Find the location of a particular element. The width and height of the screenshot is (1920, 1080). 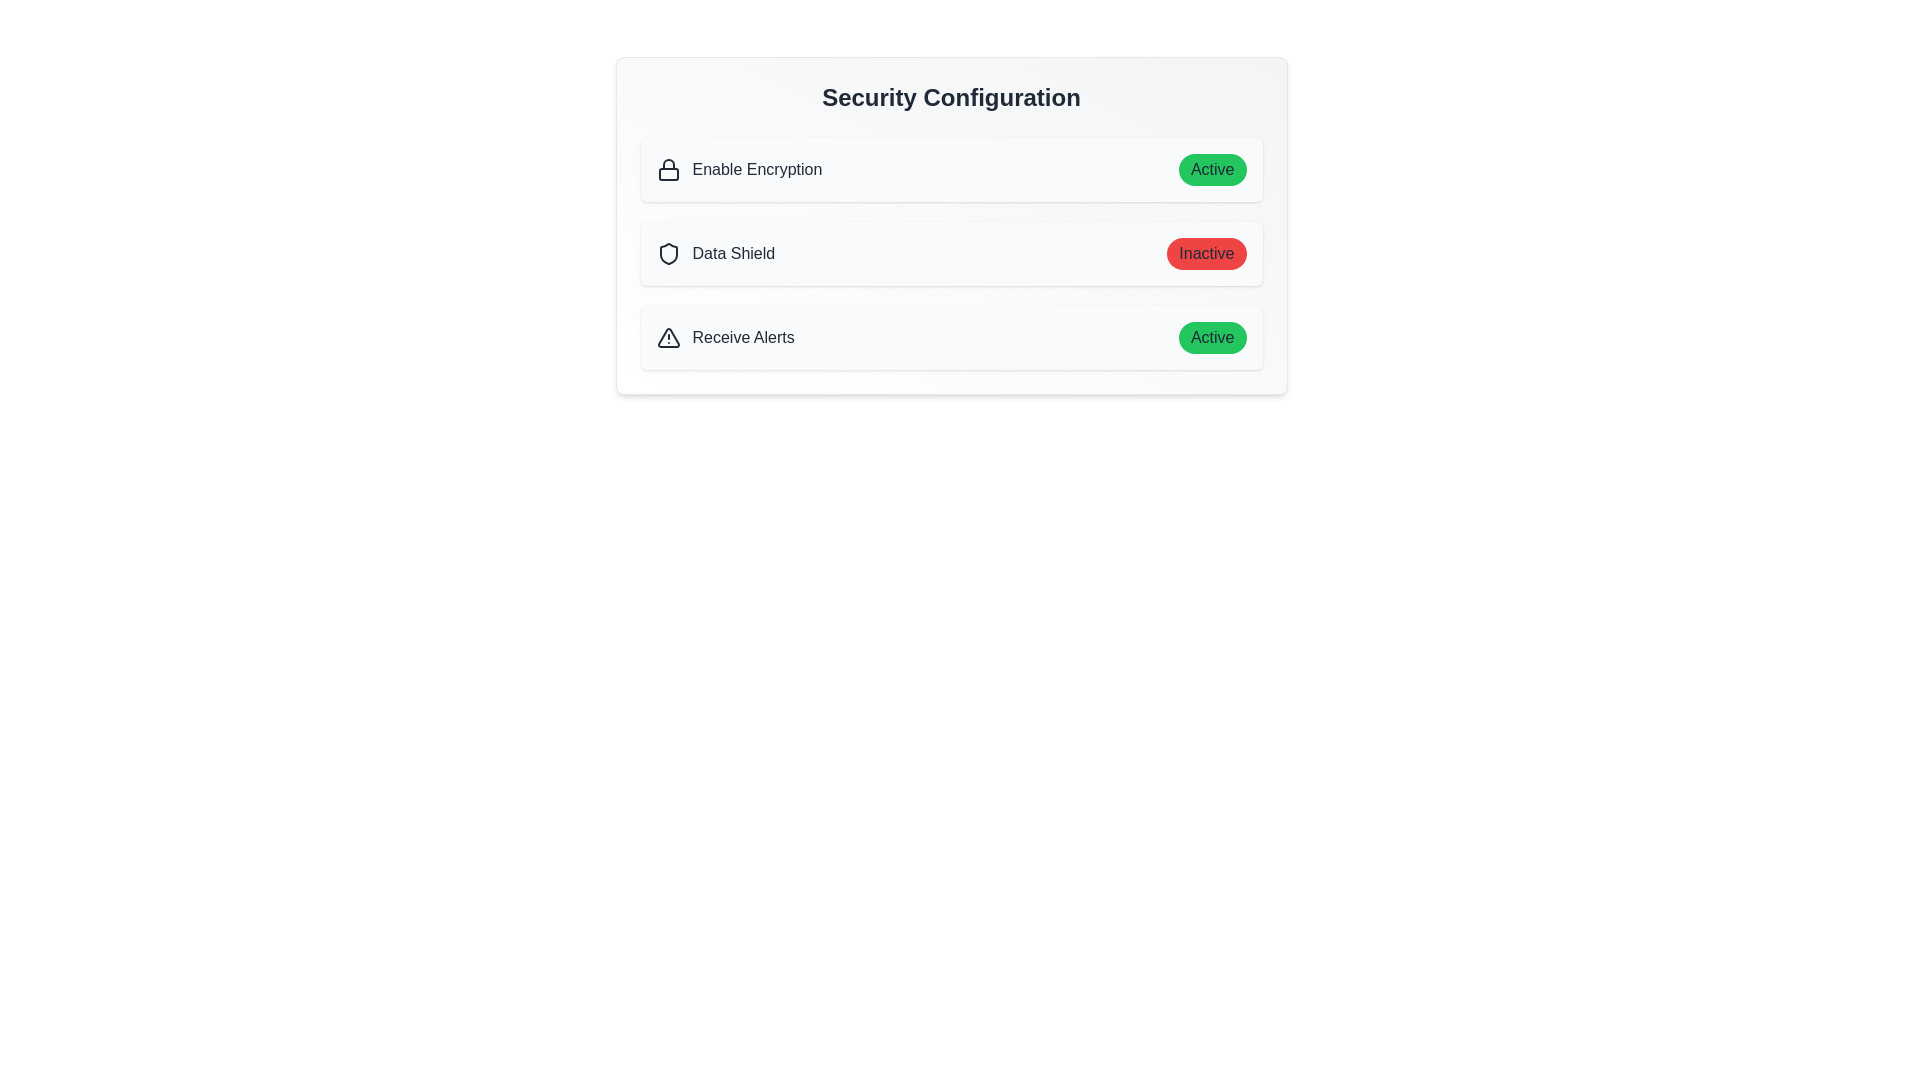

the 'Active' status text label in the green rounded rectangle button for the 'Receive Alerts' feature within the 'Security Configuration' panel is located at coordinates (1211, 337).